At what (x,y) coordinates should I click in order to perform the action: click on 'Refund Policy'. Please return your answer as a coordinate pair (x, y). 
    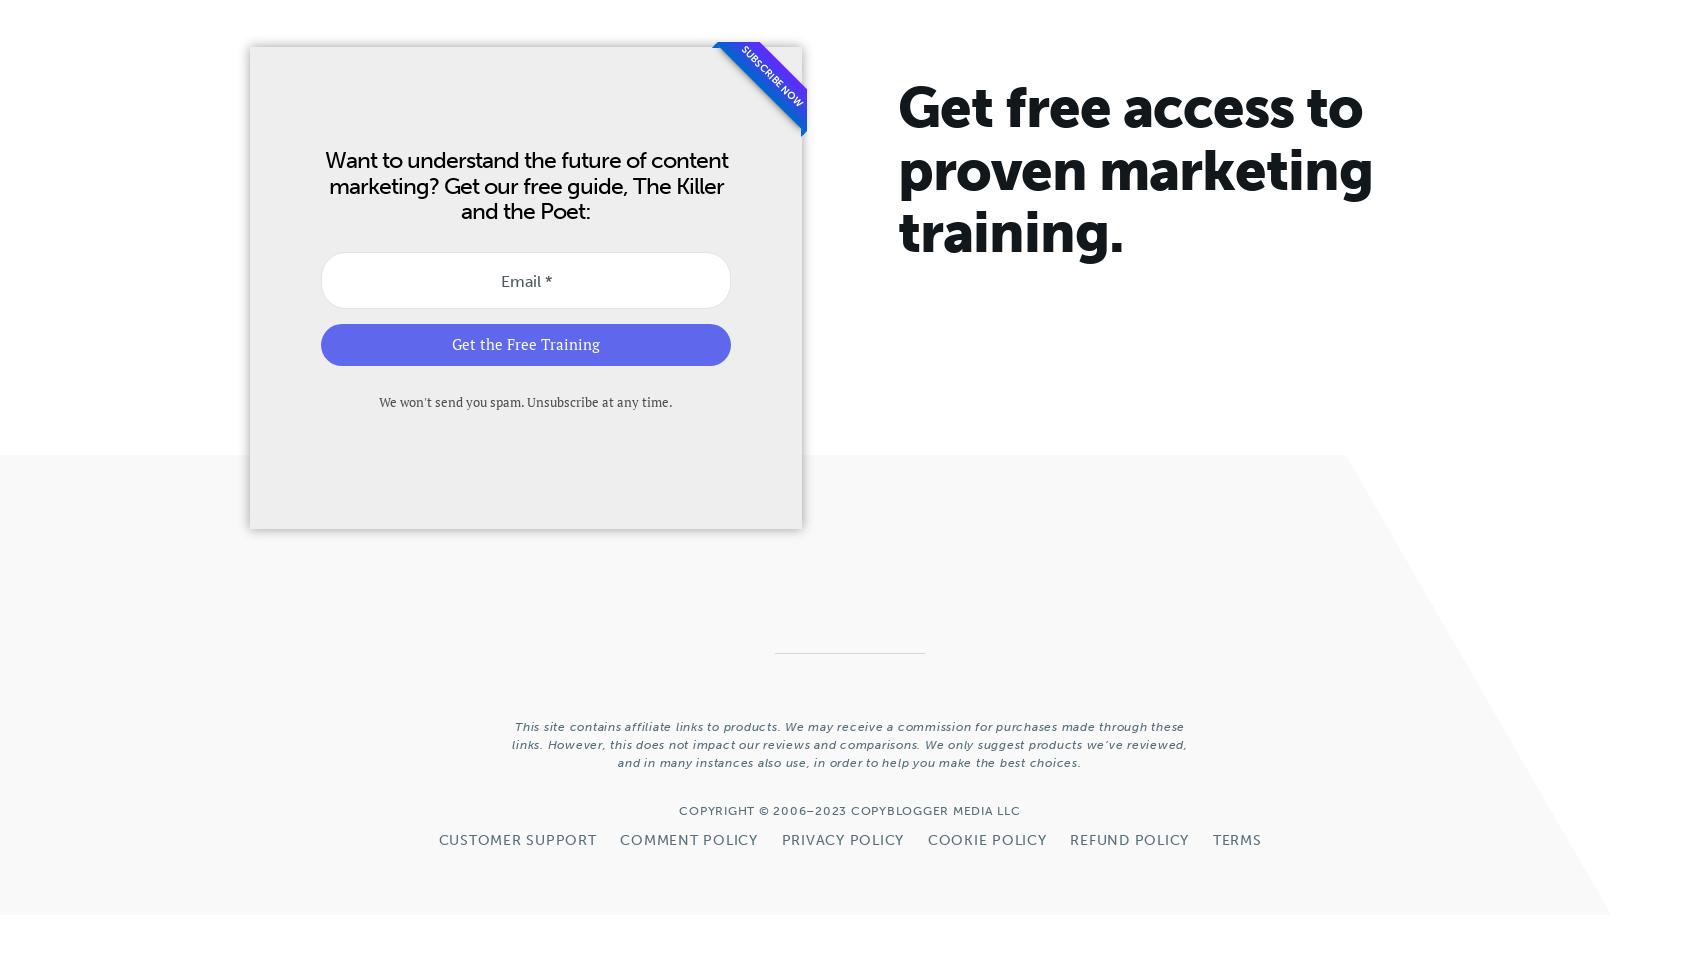
    Looking at the image, I should click on (1129, 839).